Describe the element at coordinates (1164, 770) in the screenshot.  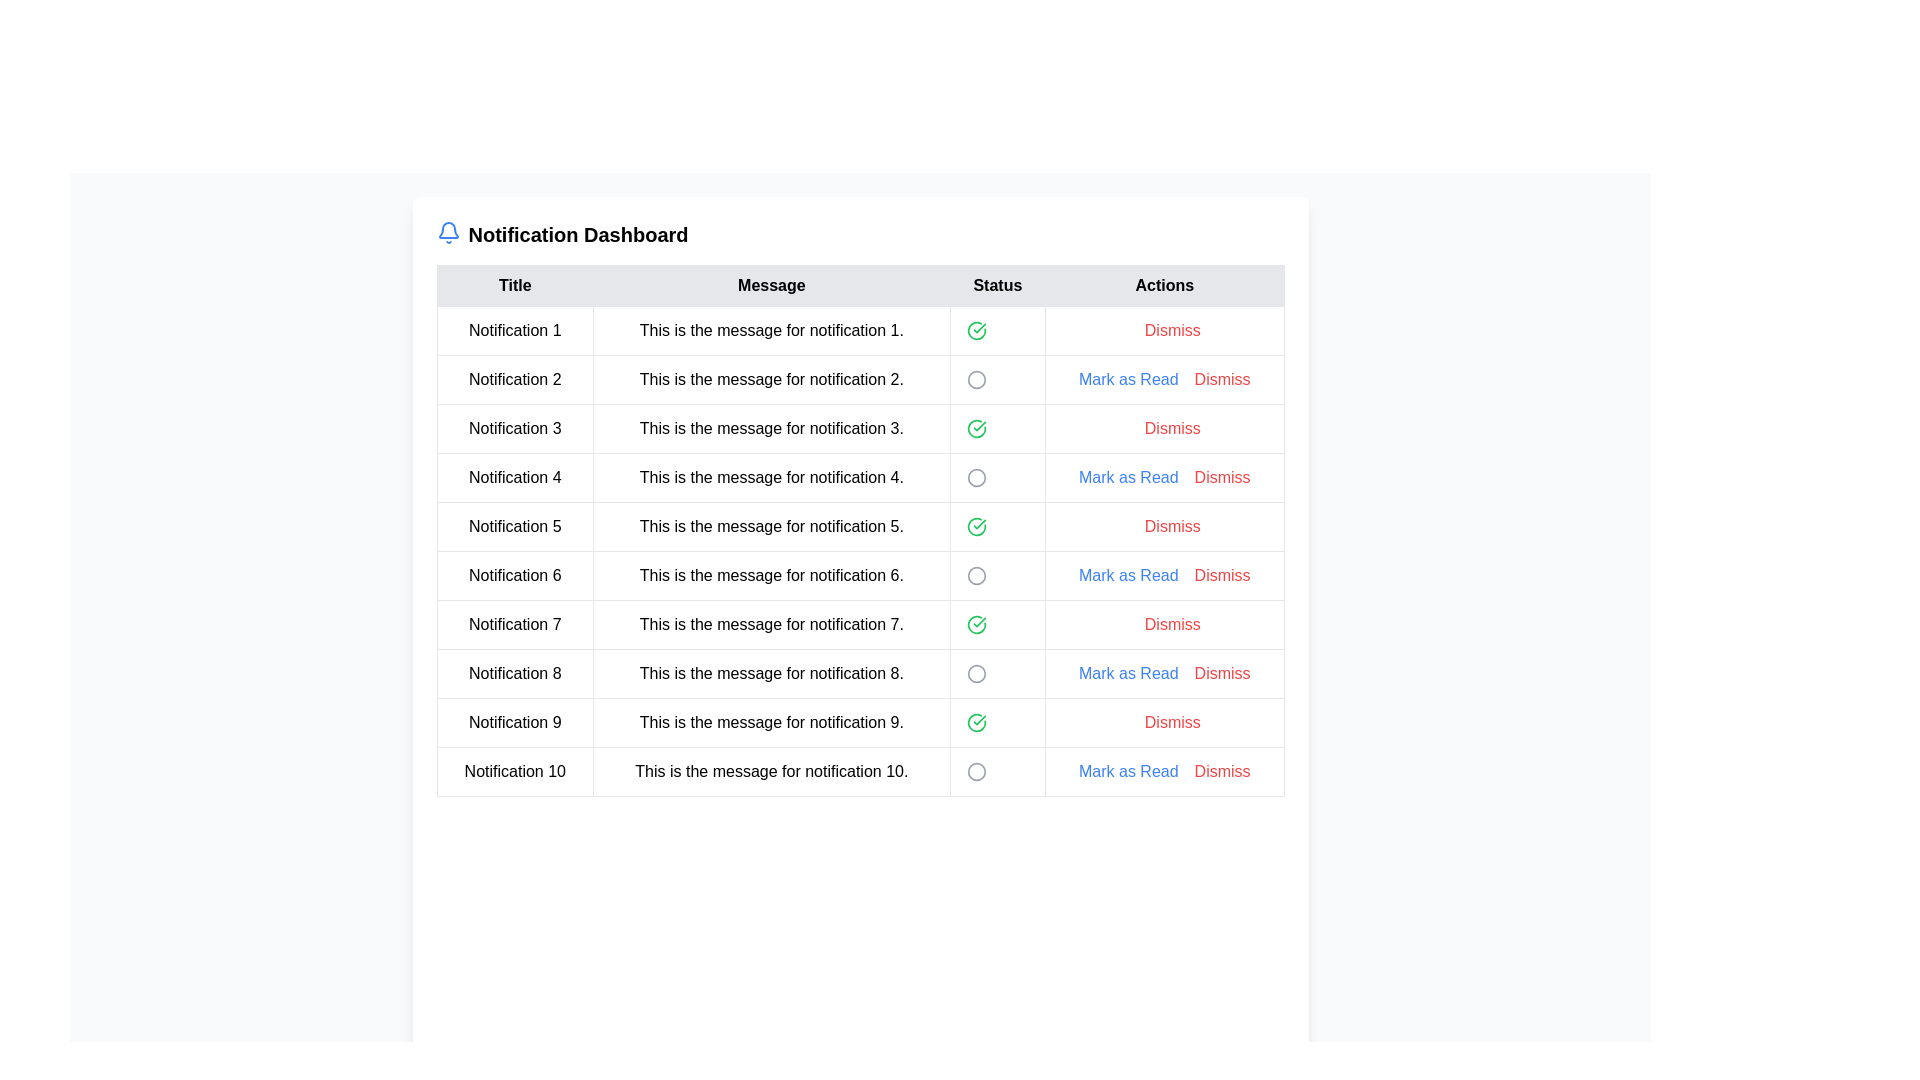
I see `the 'Mark as Read' action link for 'Notification 10' located in the last column of the notification actions` at that location.